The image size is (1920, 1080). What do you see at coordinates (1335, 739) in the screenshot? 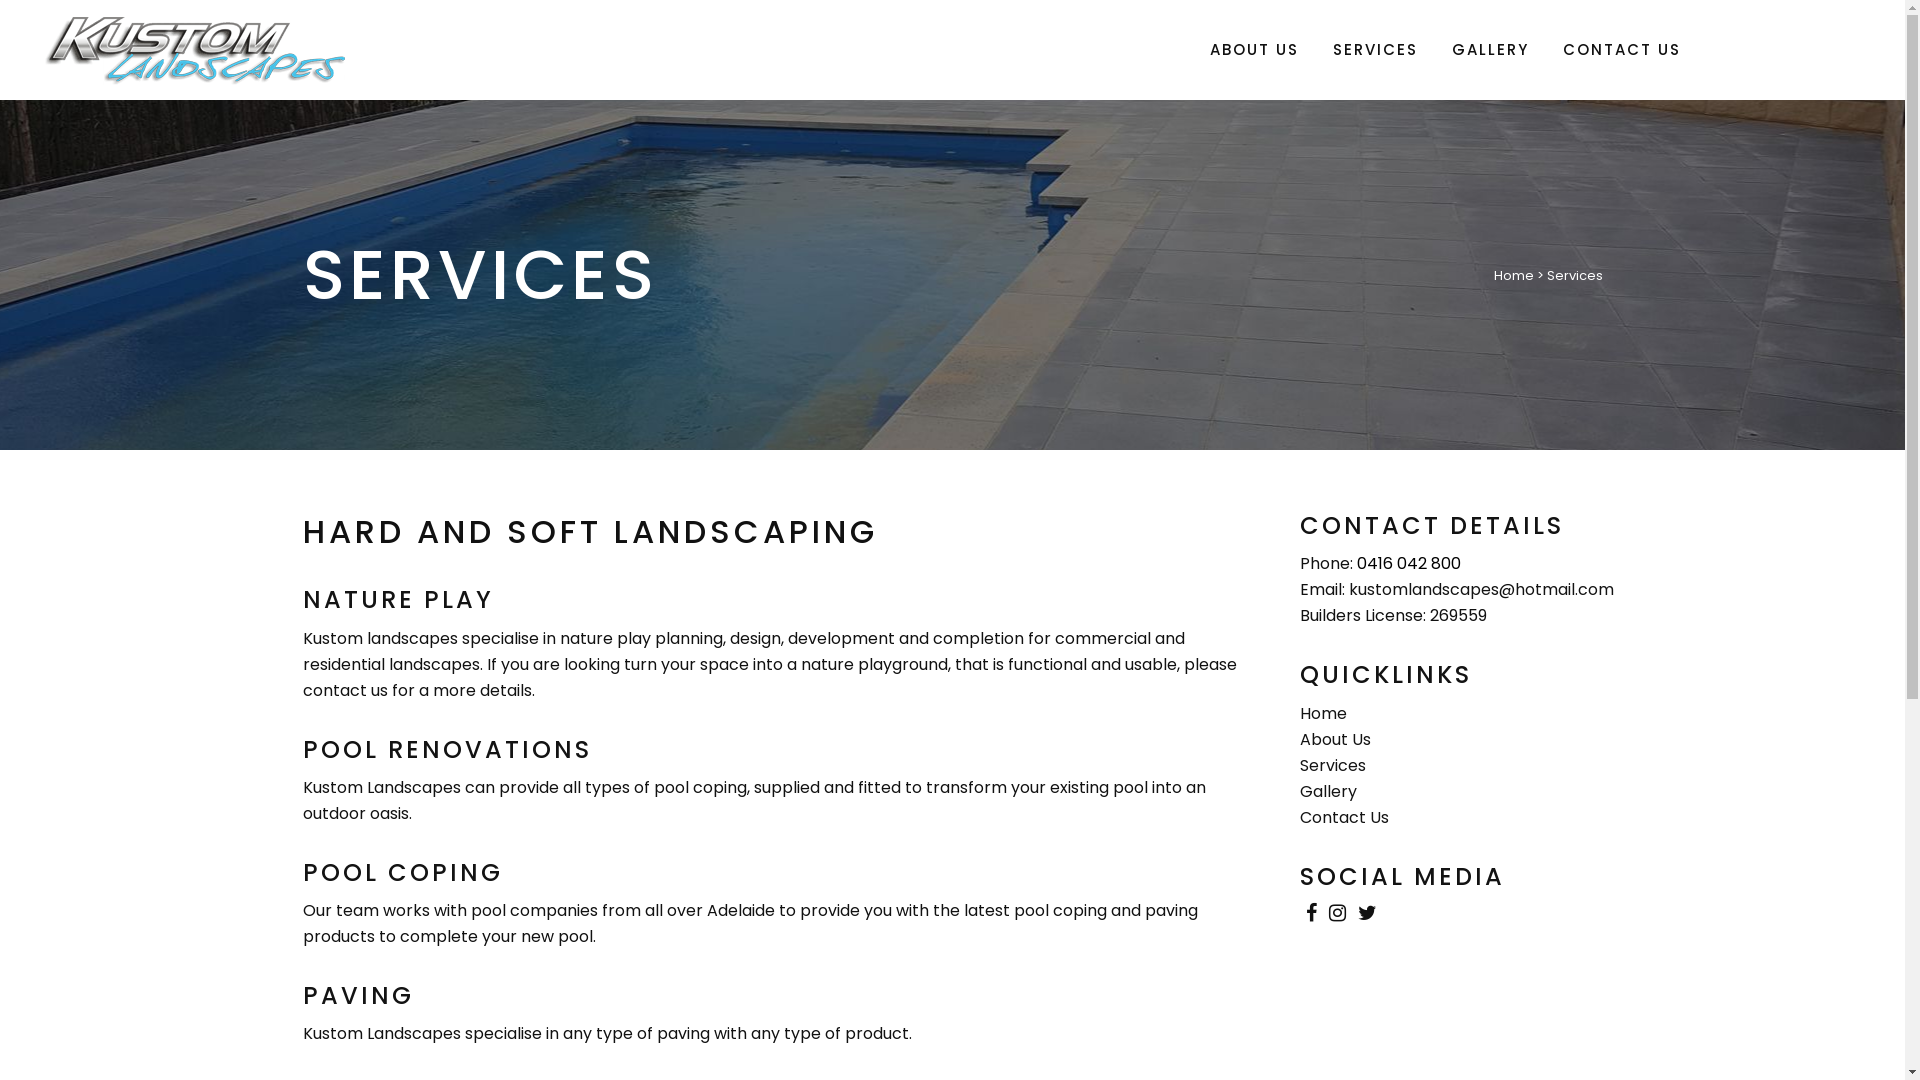
I see `'About Us'` at bounding box center [1335, 739].